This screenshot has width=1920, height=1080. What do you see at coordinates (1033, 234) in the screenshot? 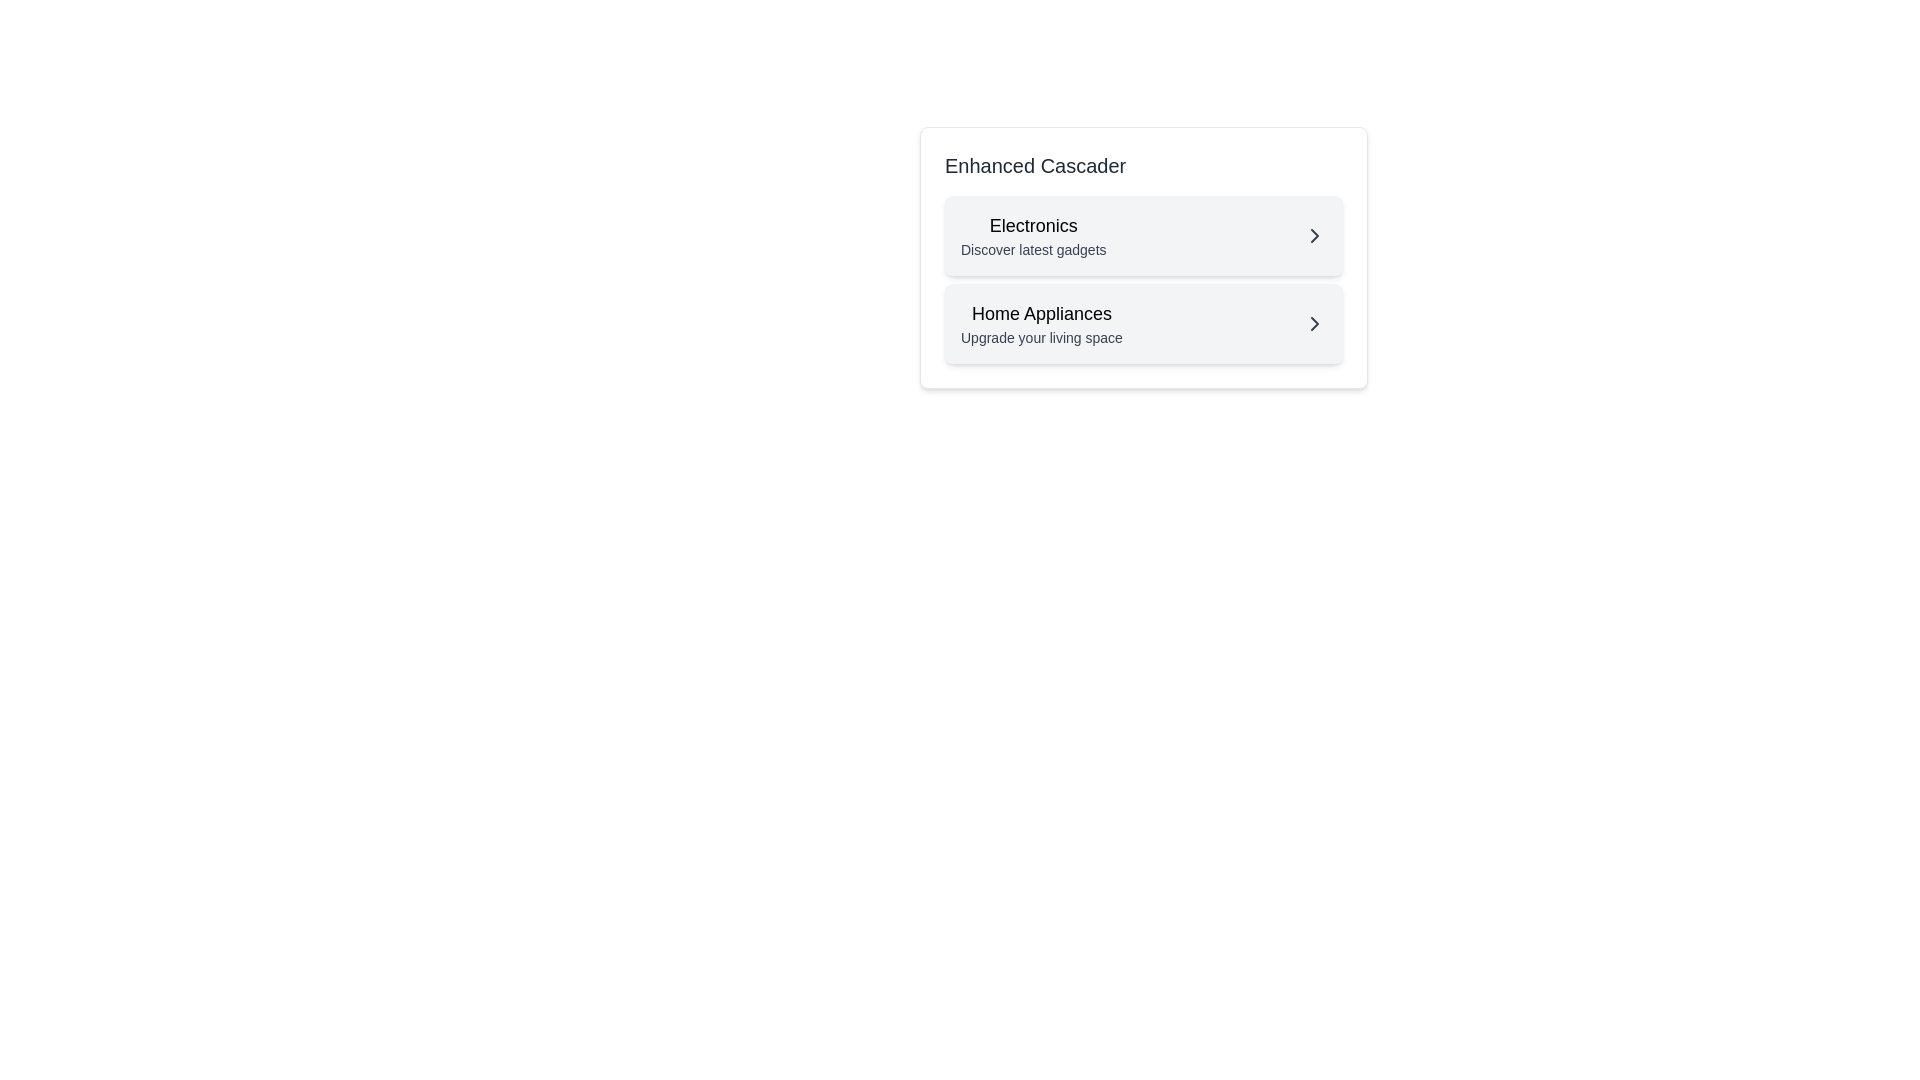
I see `the 'Electronics' menu item in the 'Enhanced Cascader'` at bounding box center [1033, 234].